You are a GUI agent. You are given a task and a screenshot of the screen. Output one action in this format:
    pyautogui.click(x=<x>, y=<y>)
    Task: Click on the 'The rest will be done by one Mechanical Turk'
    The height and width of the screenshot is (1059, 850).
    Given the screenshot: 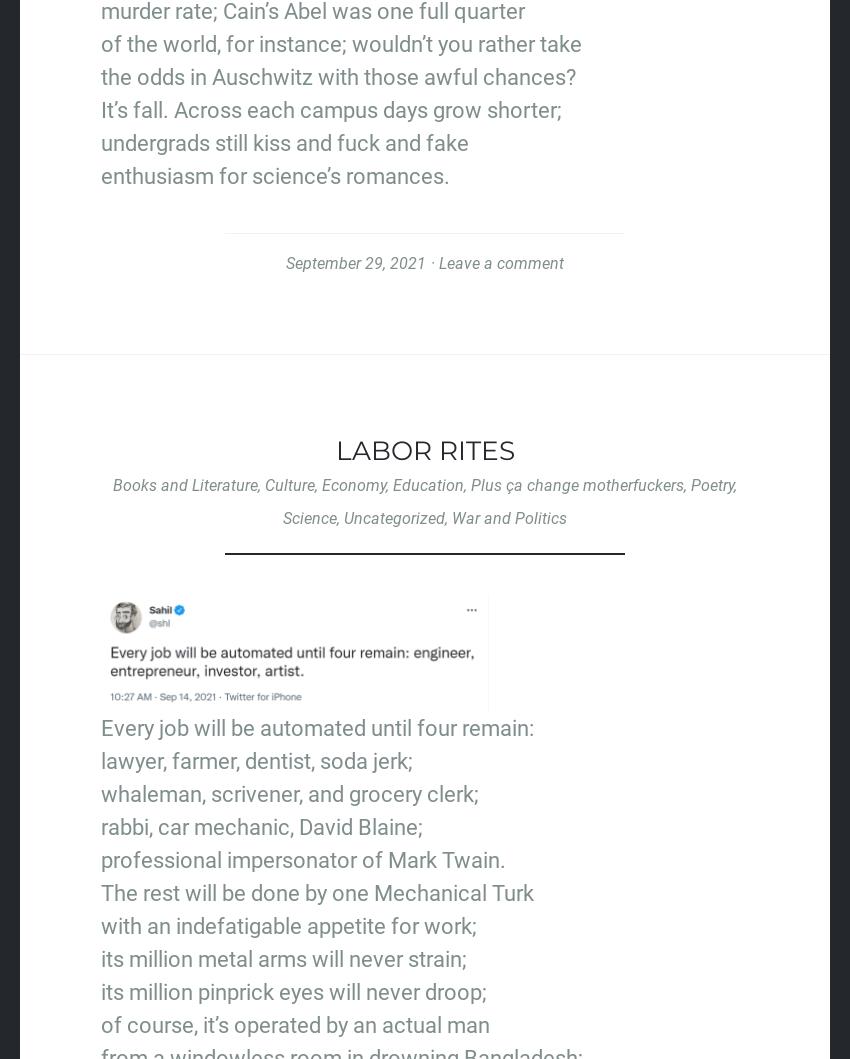 What is the action you would take?
    pyautogui.click(x=317, y=892)
    